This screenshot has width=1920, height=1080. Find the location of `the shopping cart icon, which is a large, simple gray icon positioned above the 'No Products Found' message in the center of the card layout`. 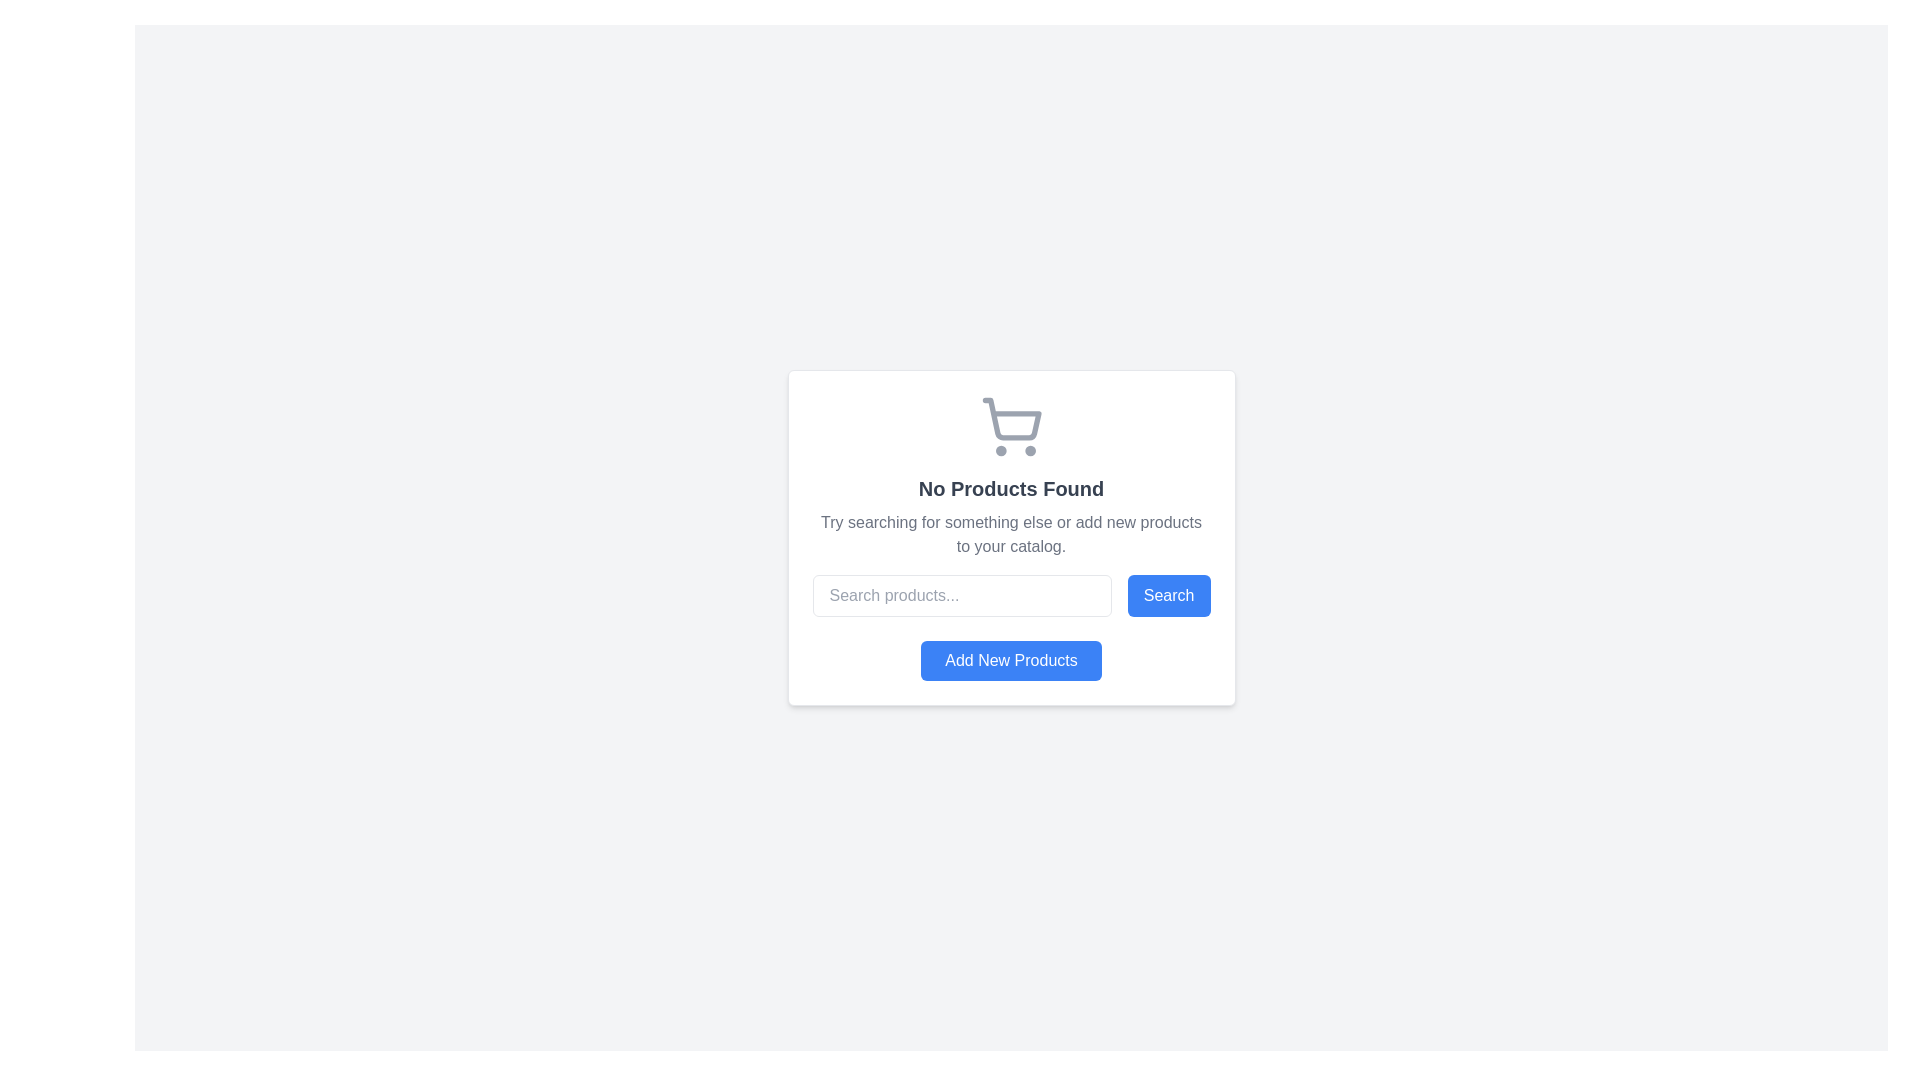

the shopping cart icon, which is a large, simple gray icon positioned above the 'No Products Found' message in the center of the card layout is located at coordinates (1011, 426).